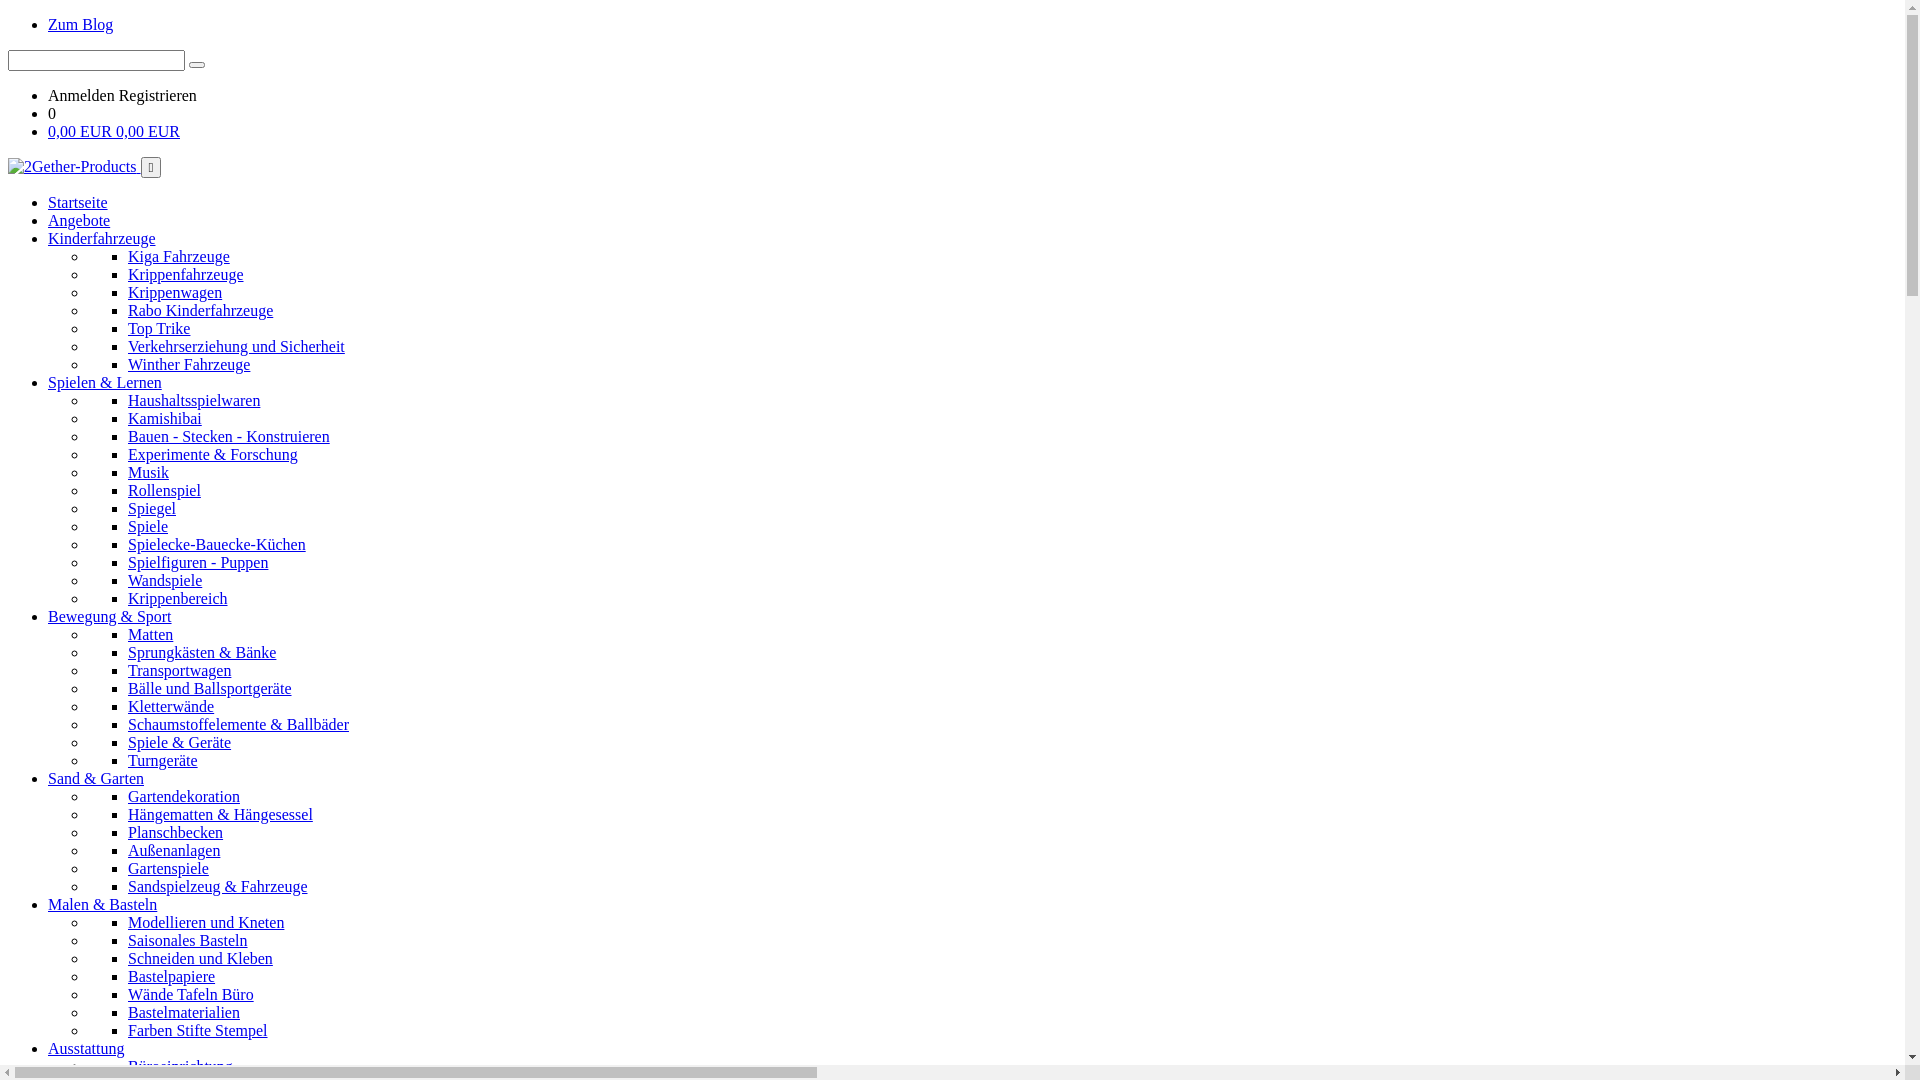 The height and width of the screenshot is (1080, 1920). Describe the element at coordinates (183, 1012) in the screenshot. I see `'Bastelmaterialien'` at that location.